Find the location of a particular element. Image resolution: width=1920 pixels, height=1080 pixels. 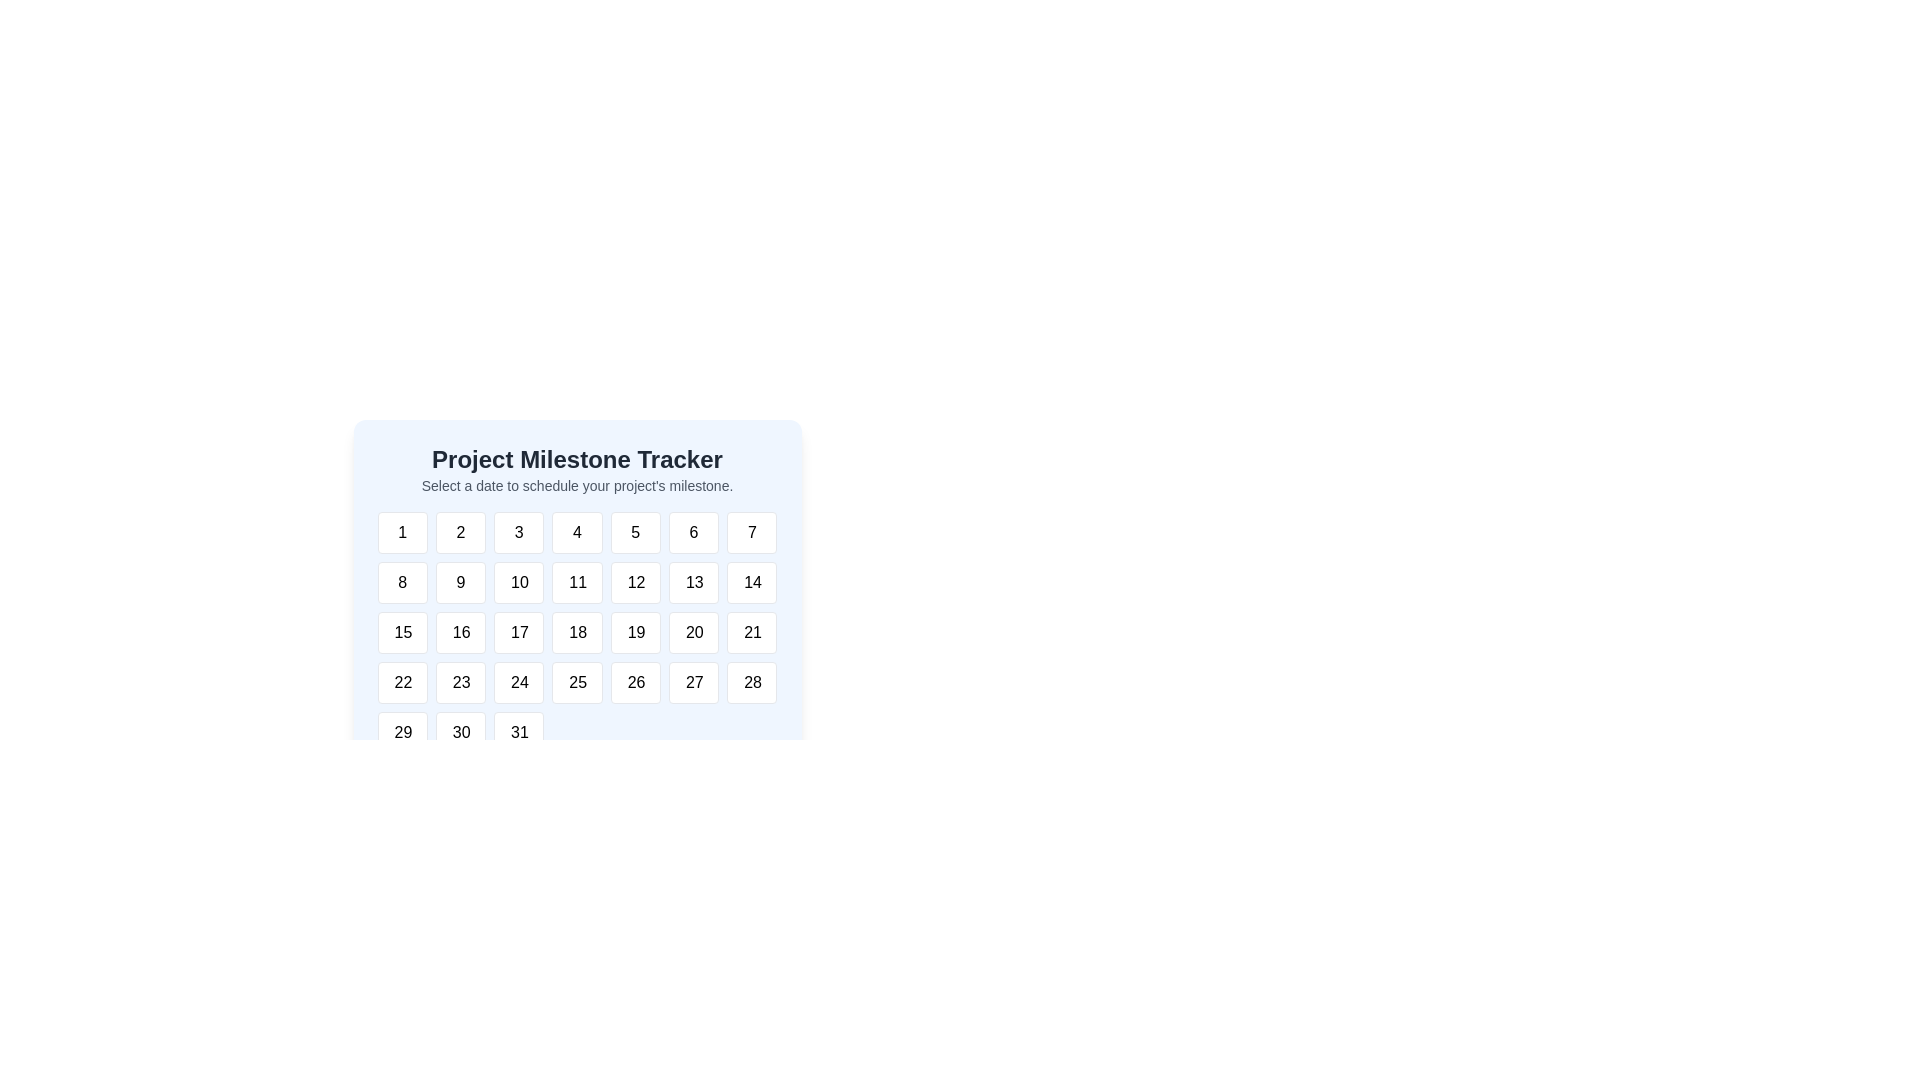

the day selection button for the 25th day in the calendar interface located below the 'Project Milestone Tracker' header is located at coordinates (576, 681).